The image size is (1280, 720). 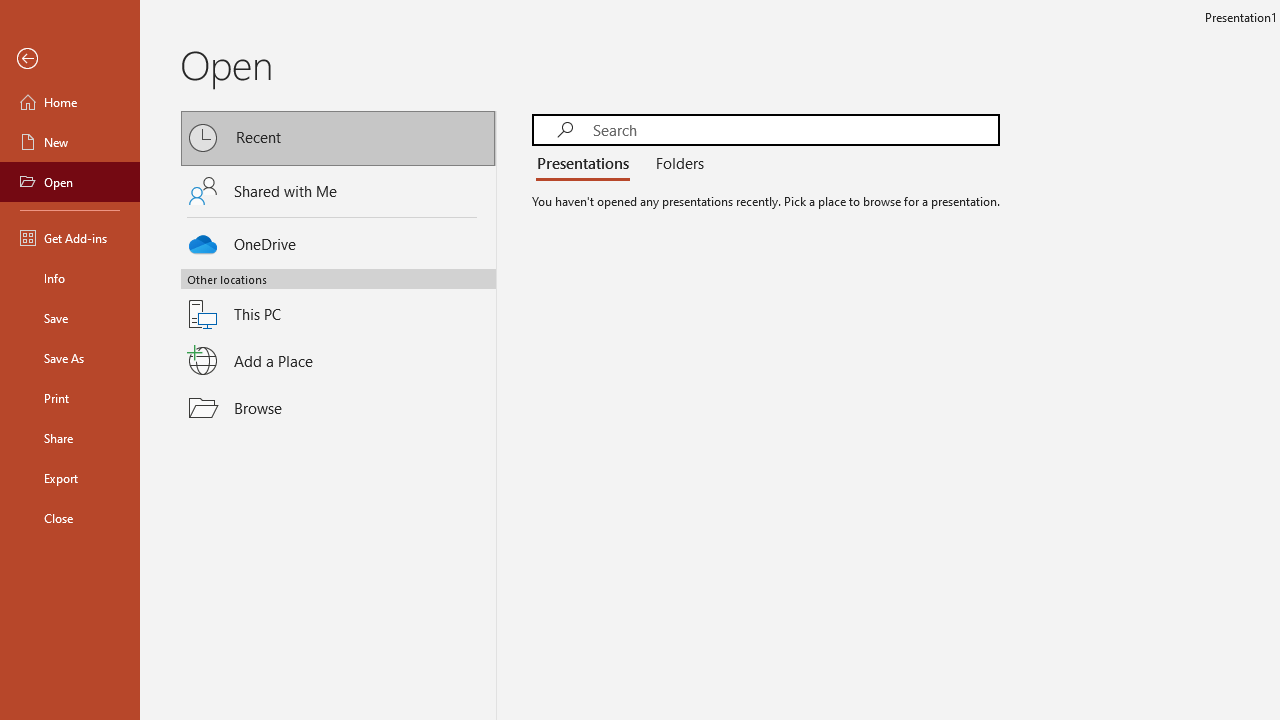 I want to click on 'Save As', so click(x=69, y=356).